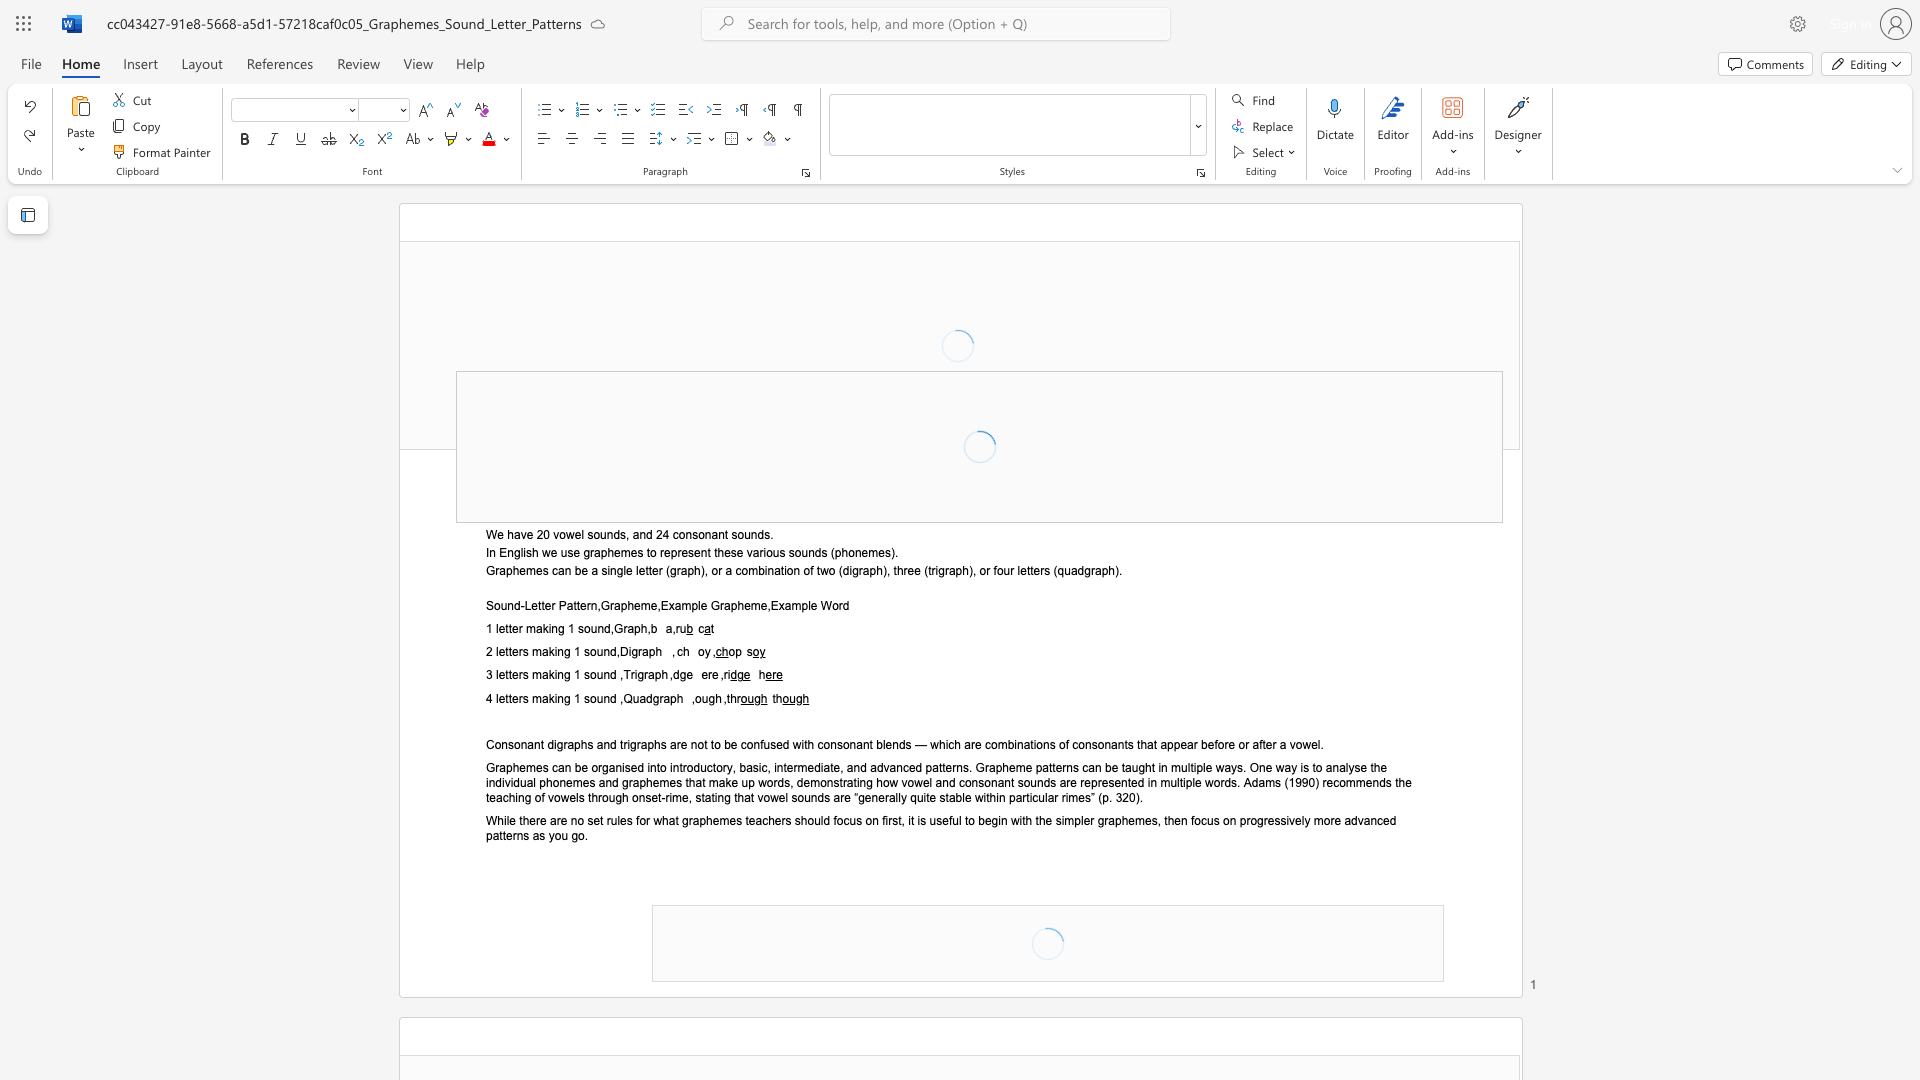  Describe the element at coordinates (720, 534) in the screenshot. I see `the 5th character "n" in the text` at that location.